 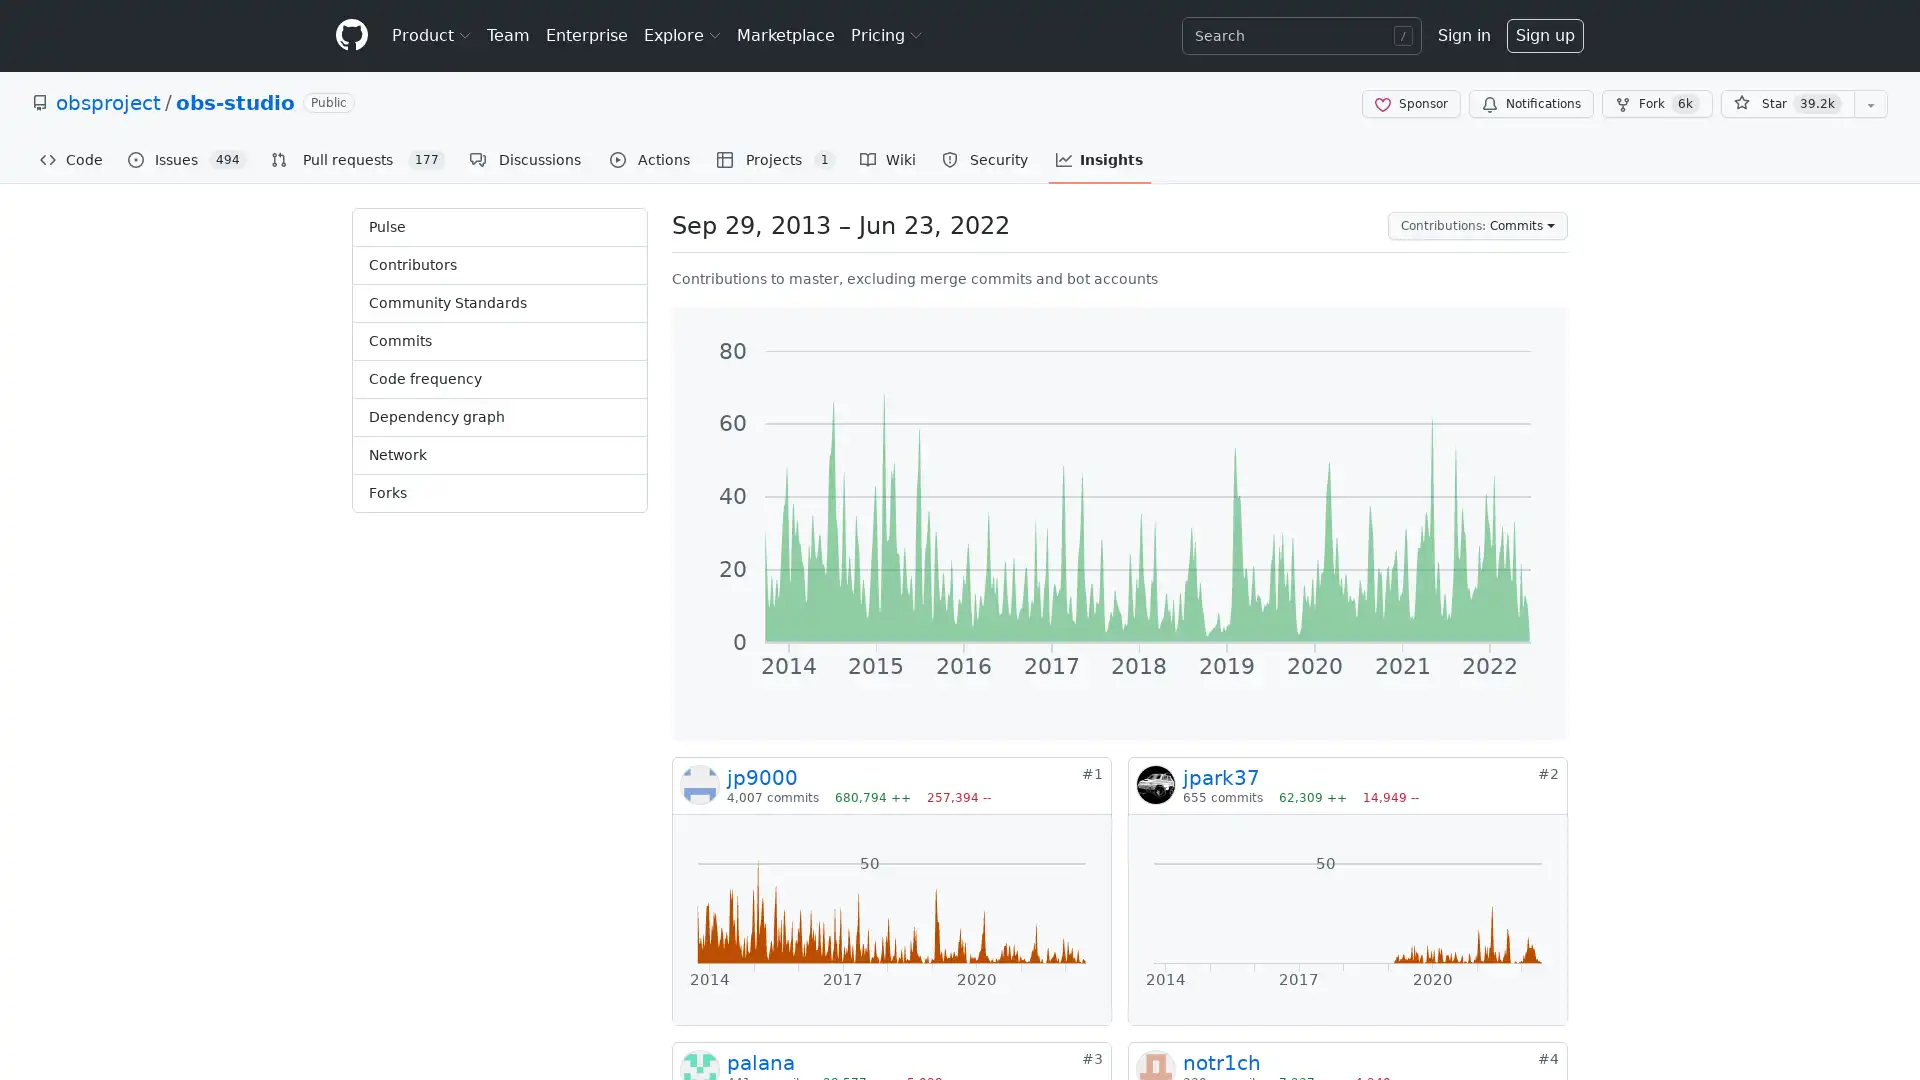 I want to click on Sponsor, so click(x=1410, y=104).